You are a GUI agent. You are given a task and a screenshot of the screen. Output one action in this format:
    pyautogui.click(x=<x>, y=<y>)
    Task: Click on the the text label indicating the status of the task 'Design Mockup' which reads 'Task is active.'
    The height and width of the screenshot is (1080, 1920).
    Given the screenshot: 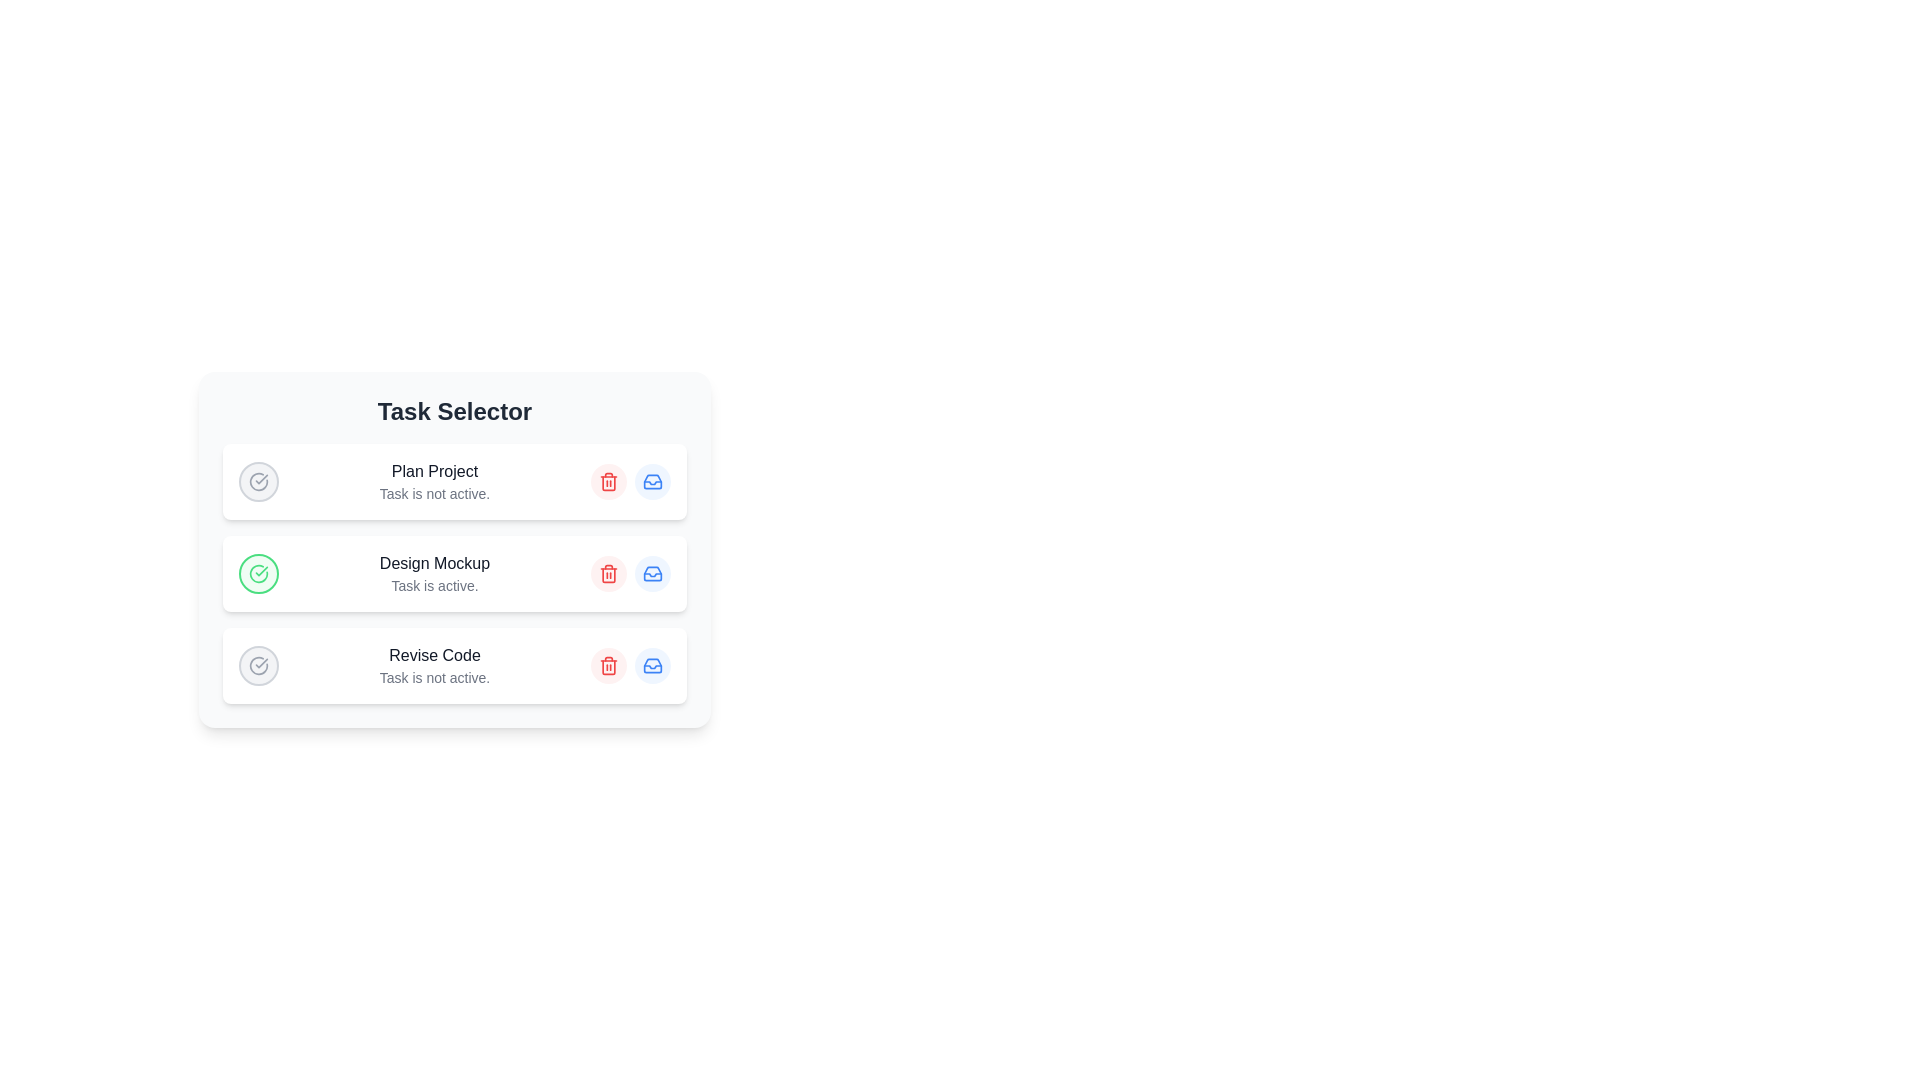 What is the action you would take?
    pyautogui.click(x=434, y=574)
    